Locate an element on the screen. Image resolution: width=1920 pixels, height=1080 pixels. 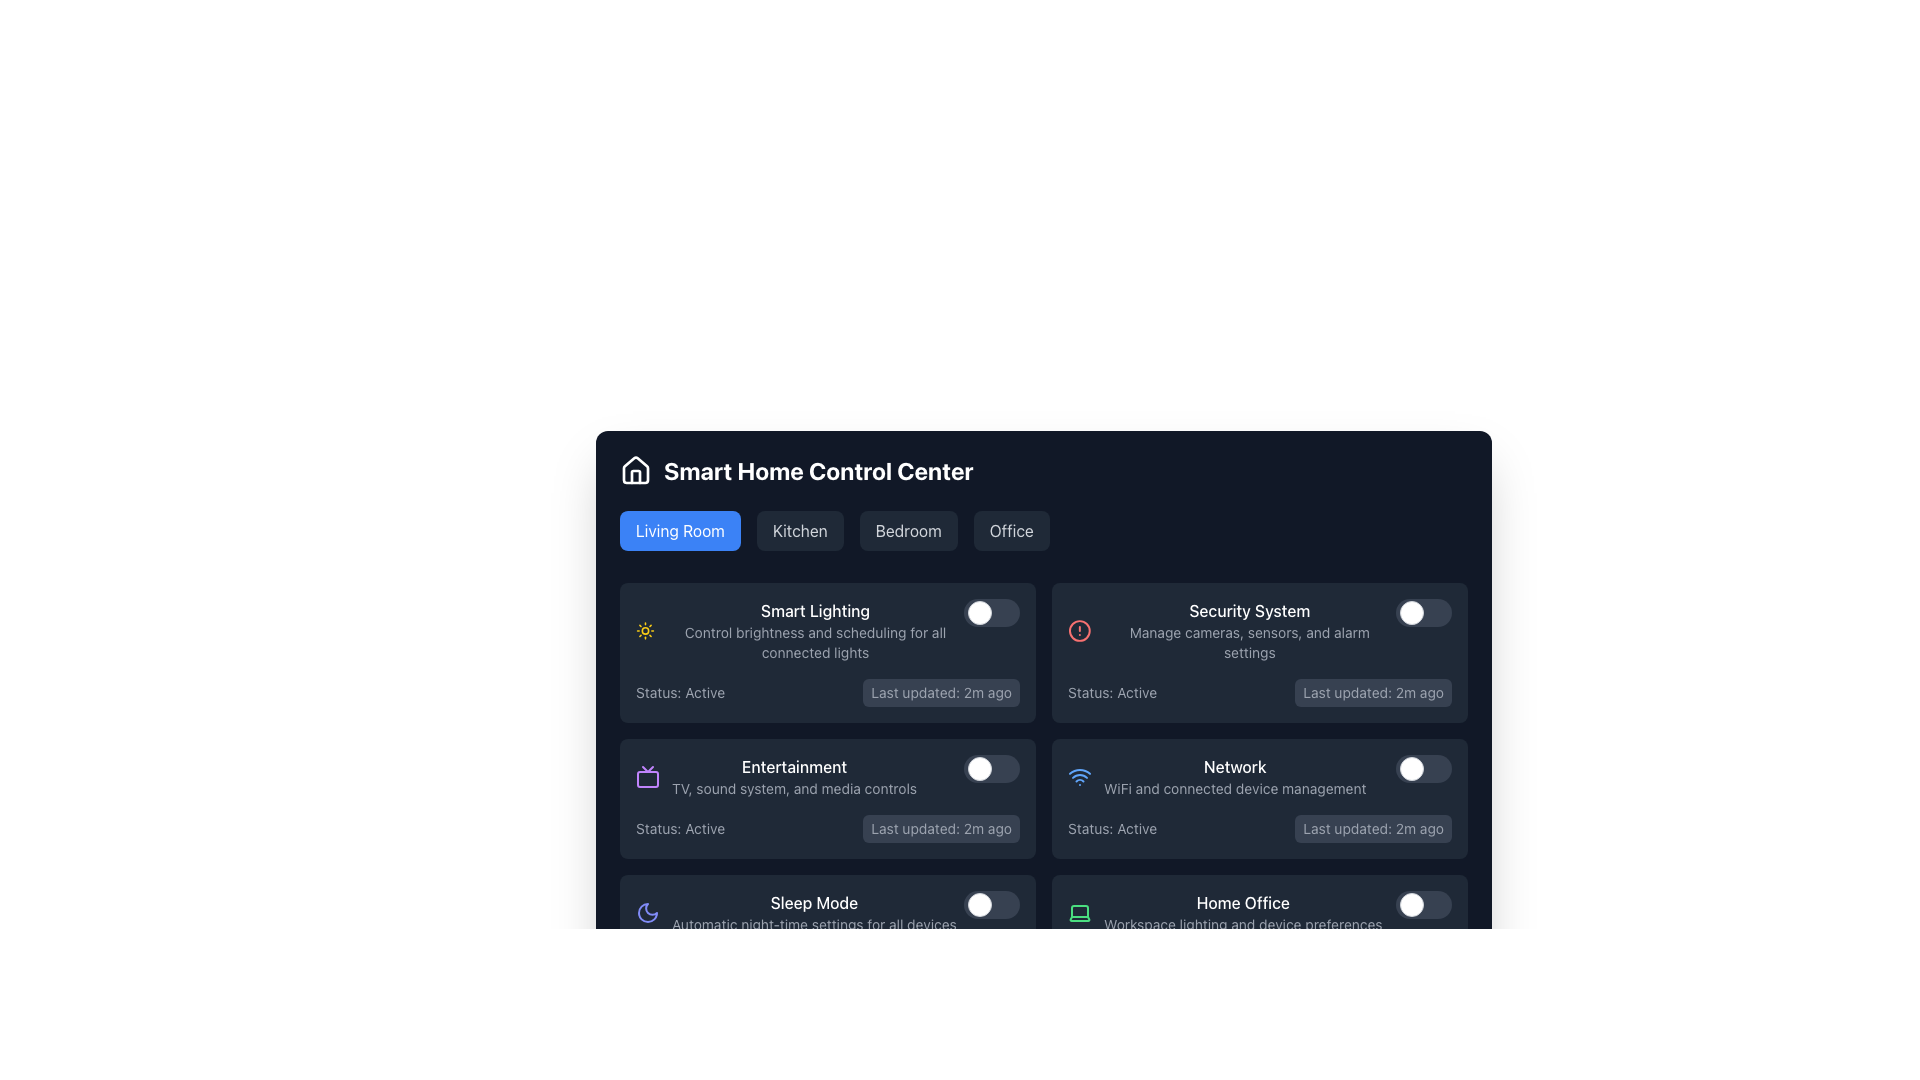
the text block that describes the 'Home Office' section, which provides information about workspace lighting and device preferences is located at coordinates (1242, 913).